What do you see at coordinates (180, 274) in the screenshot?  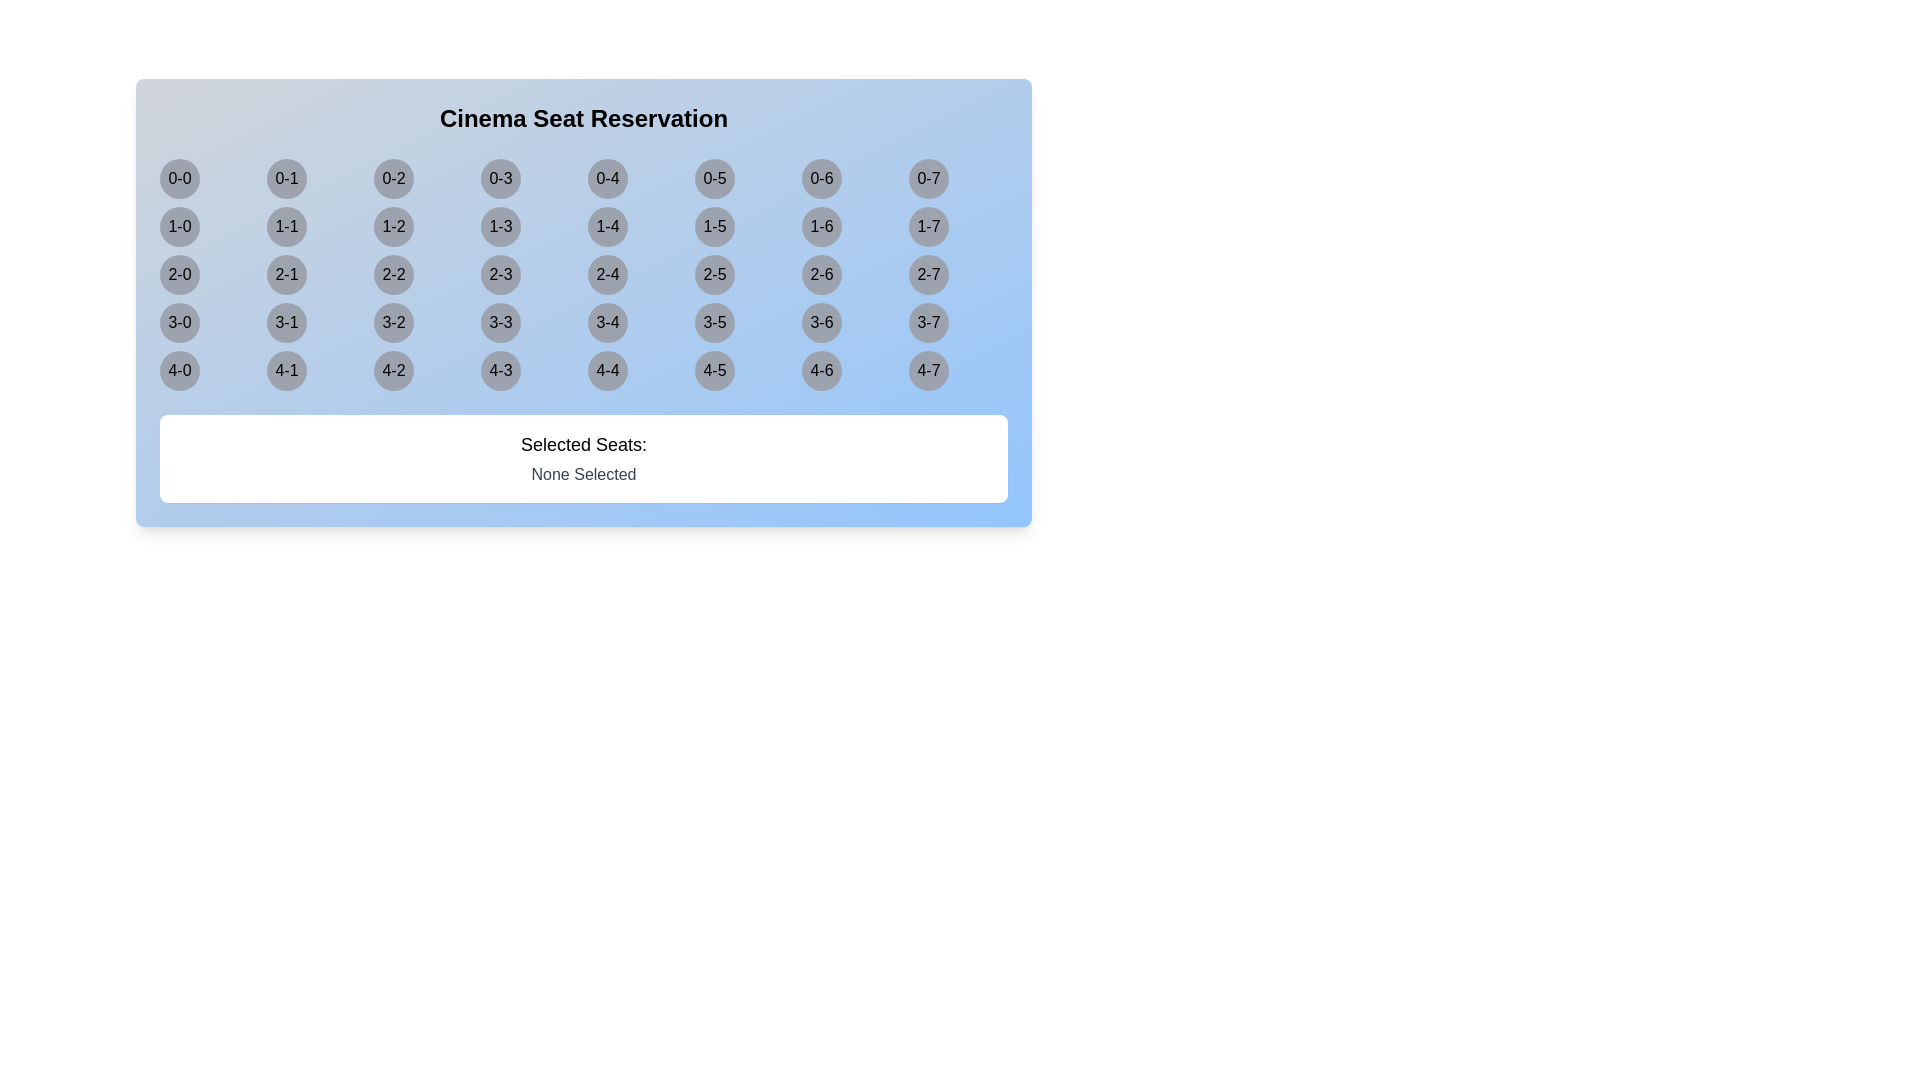 I see `the circular button with a gray background labeled '2-0'` at bounding box center [180, 274].